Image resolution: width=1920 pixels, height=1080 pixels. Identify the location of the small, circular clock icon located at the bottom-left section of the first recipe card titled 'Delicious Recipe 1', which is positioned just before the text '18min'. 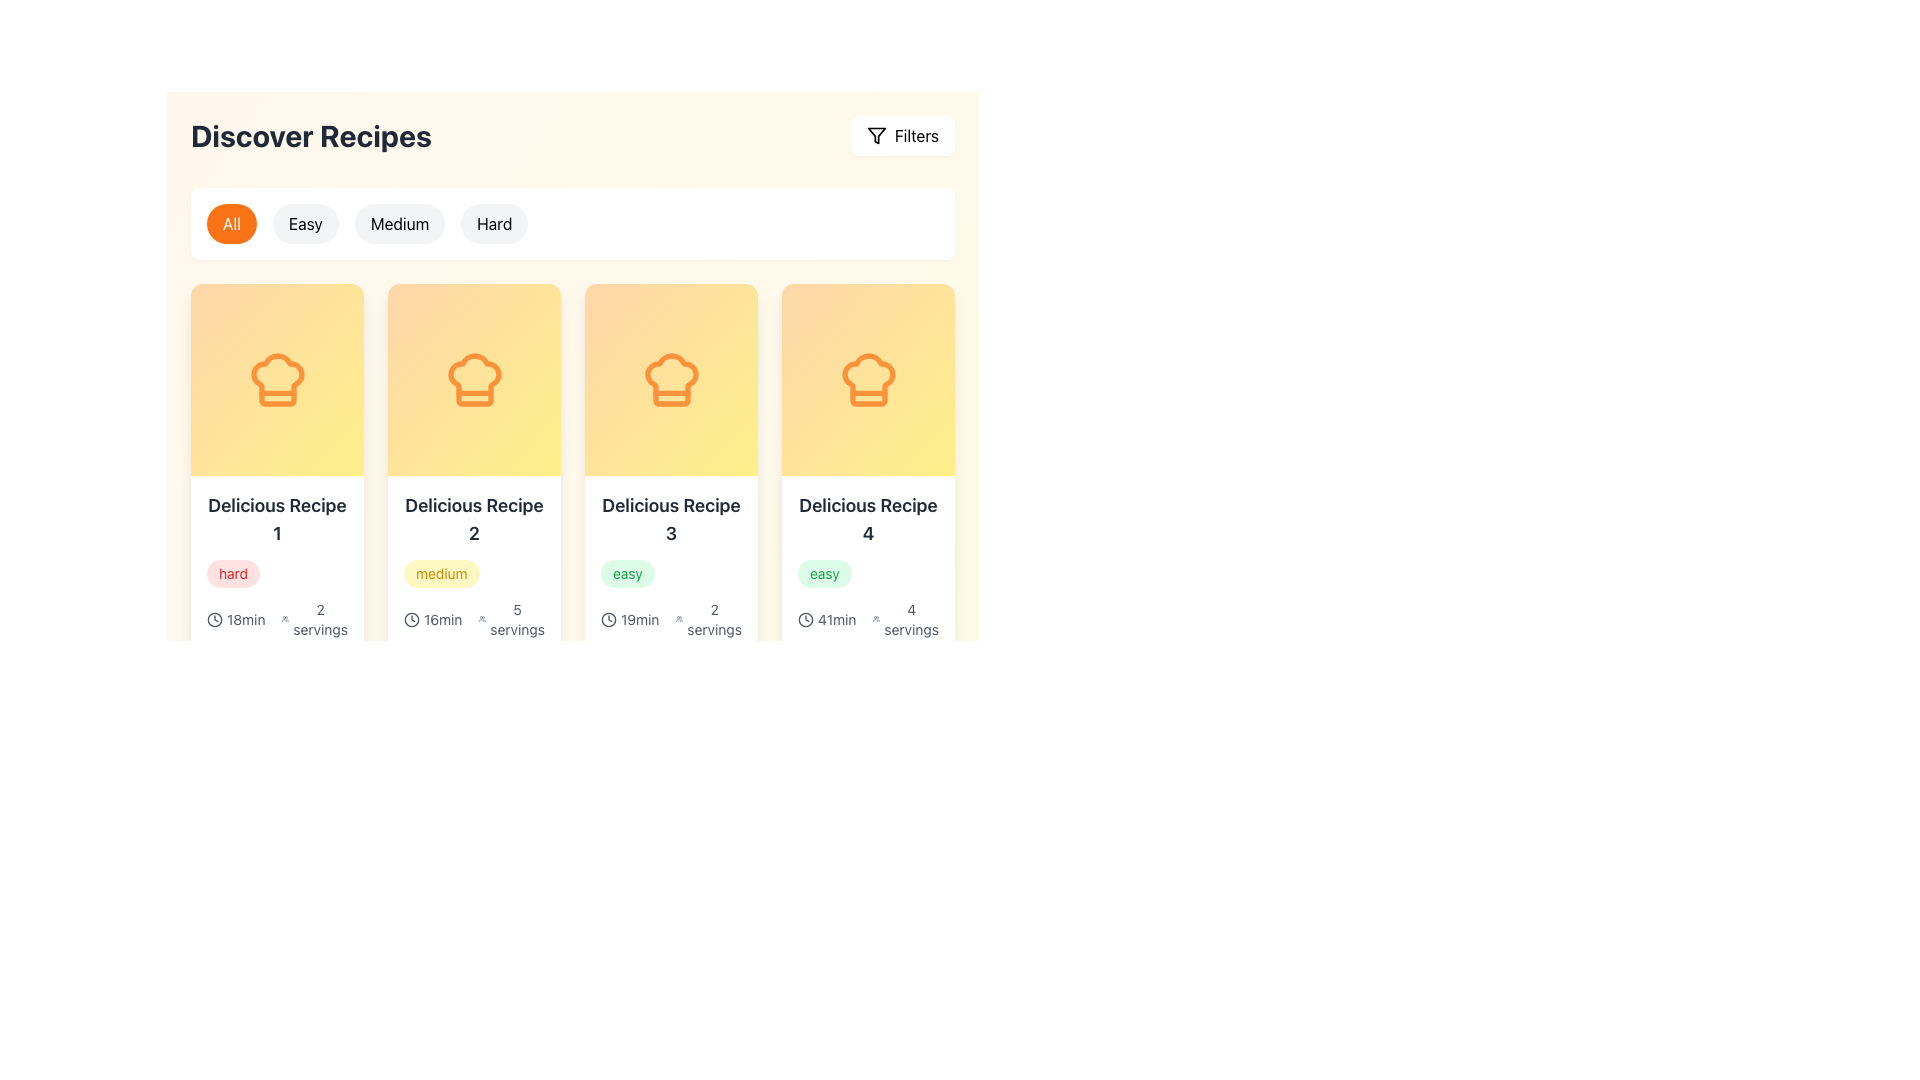
(215, 619).